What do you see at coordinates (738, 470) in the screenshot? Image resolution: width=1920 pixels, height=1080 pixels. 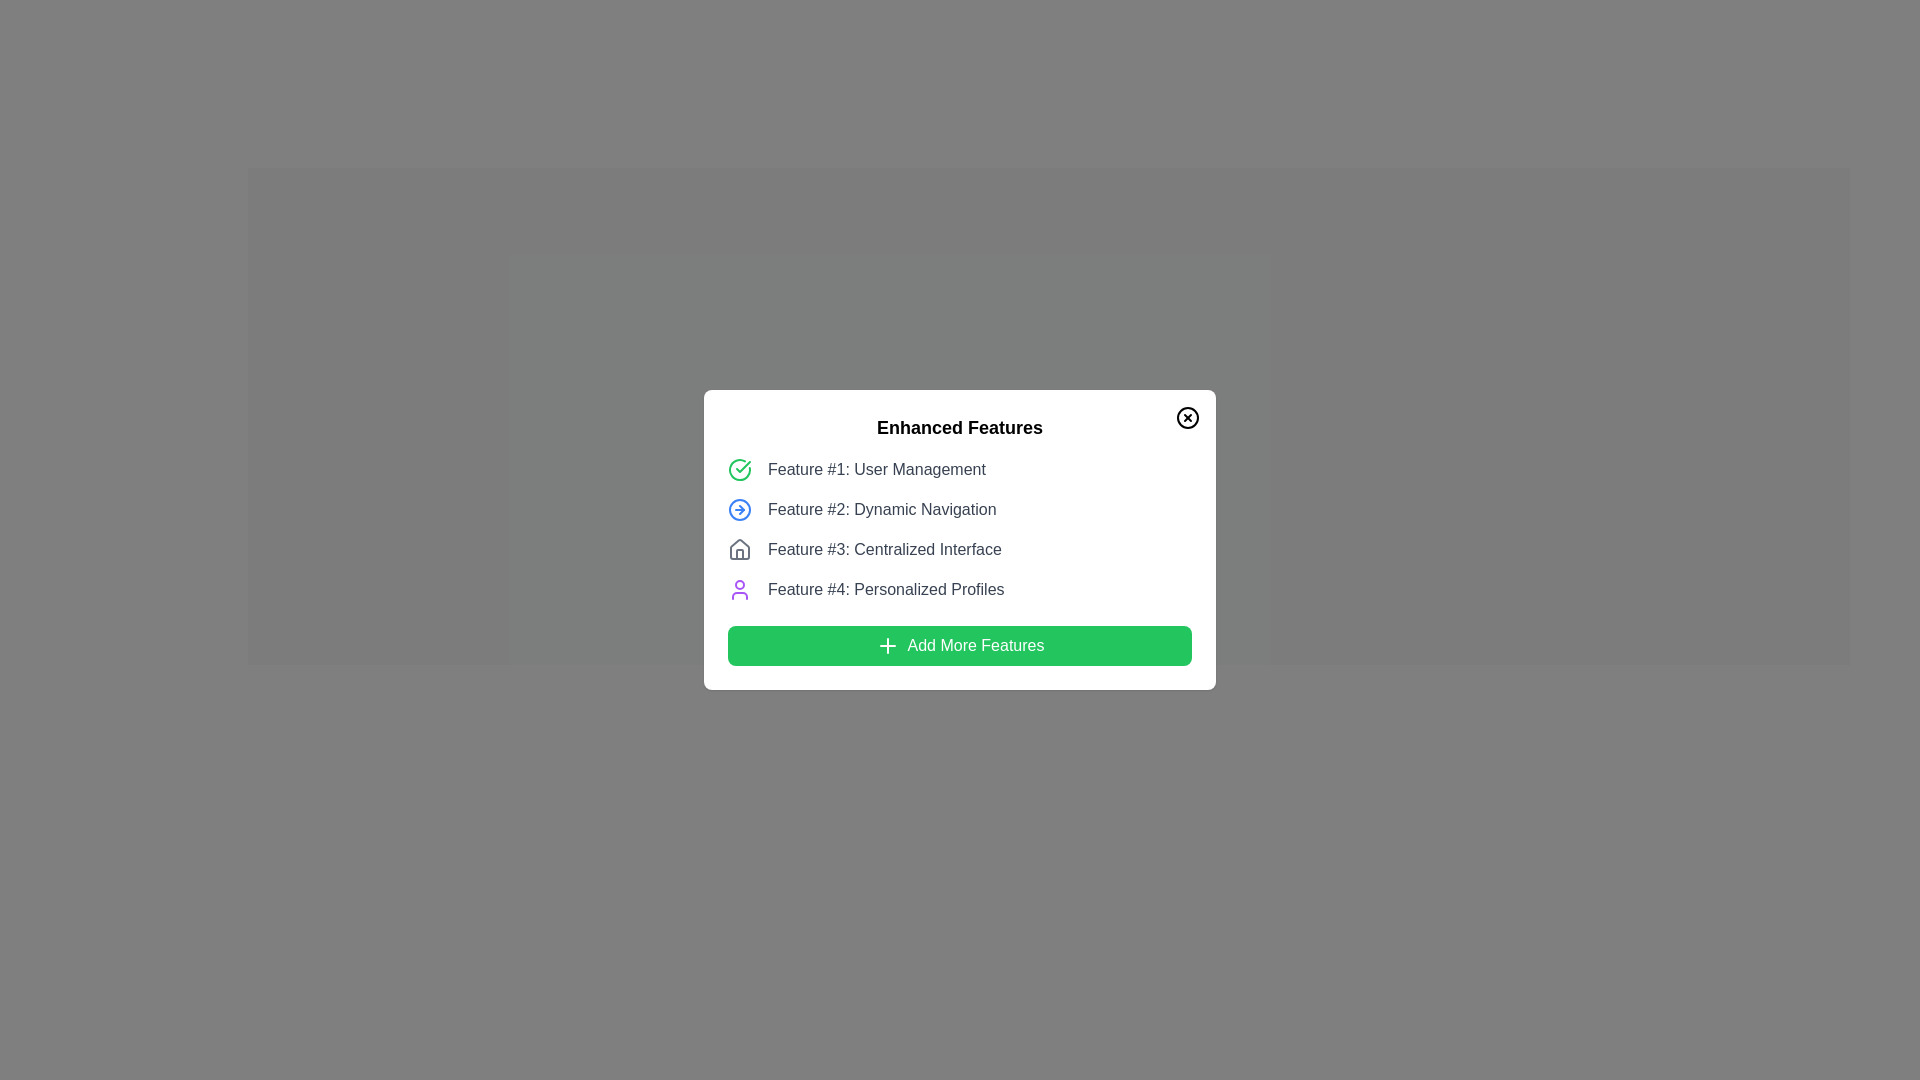 I see `the icon or status indicator located to the left of the text 'Feature #1: User Management' in the 'Enhanced Features' modal dialog` at bounding box center [738, 470].